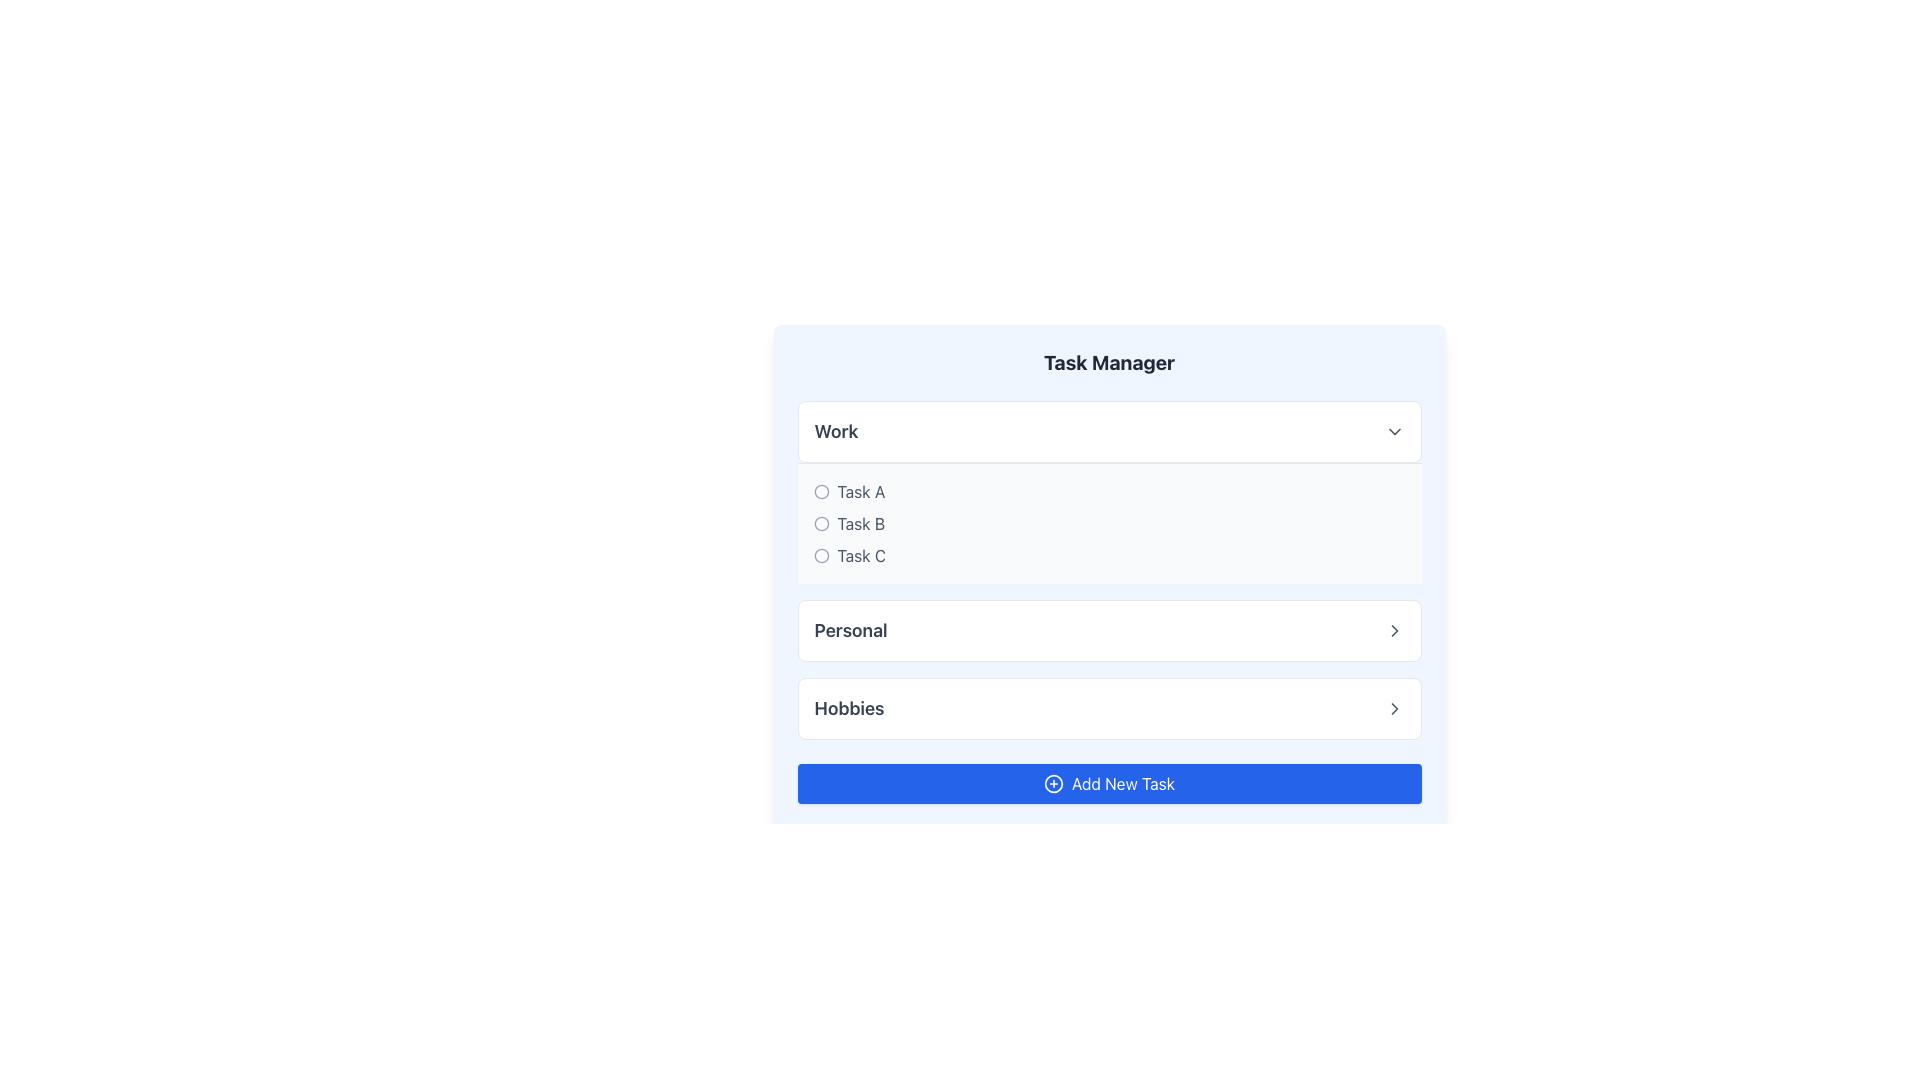  Describe the element at coordinates (861, 523) in the screenshot. I see `the text label displaying 'Task B' in gray color, which is the second option in the vertical list labeled 'Work' in the 'Task Manager' interface` at that location.